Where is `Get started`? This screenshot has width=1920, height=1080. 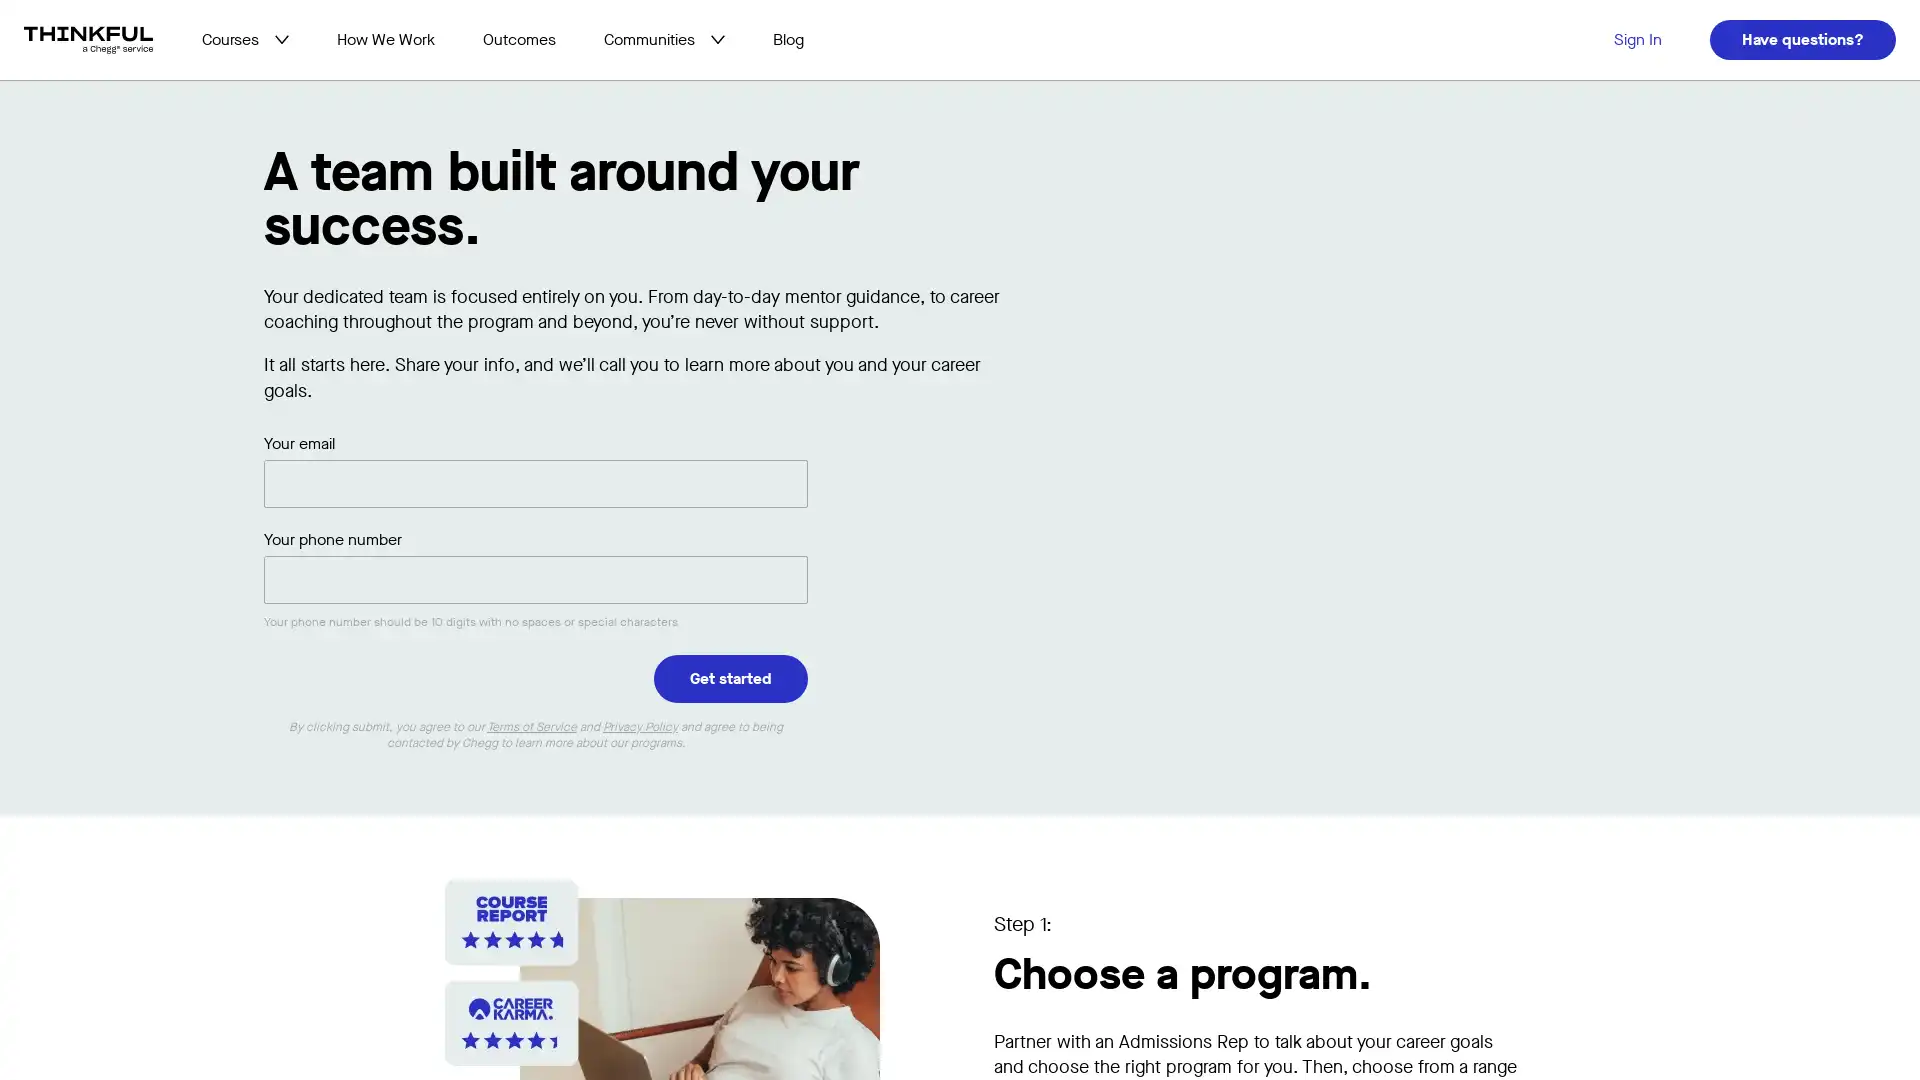 Get started is located at coordinates (729, 677).